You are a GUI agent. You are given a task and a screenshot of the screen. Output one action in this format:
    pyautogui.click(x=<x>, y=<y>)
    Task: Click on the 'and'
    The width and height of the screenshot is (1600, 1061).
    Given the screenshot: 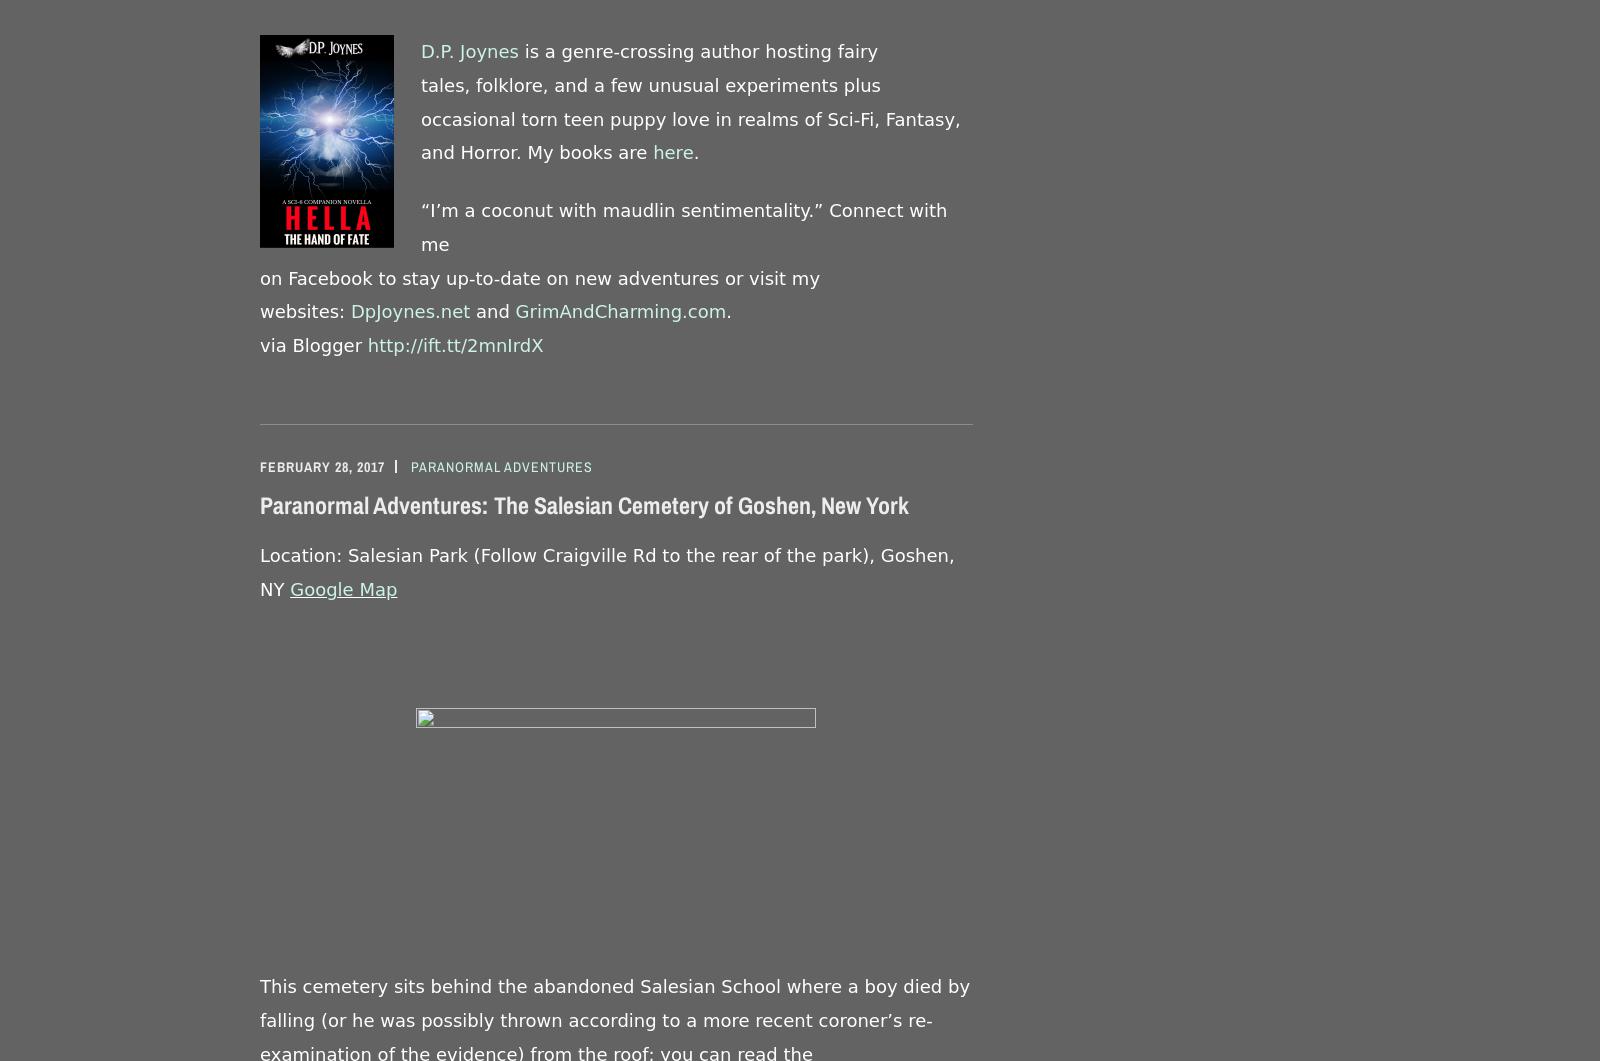 What is the action you would take?
    pyautogui.click(x=469, y=310)
    